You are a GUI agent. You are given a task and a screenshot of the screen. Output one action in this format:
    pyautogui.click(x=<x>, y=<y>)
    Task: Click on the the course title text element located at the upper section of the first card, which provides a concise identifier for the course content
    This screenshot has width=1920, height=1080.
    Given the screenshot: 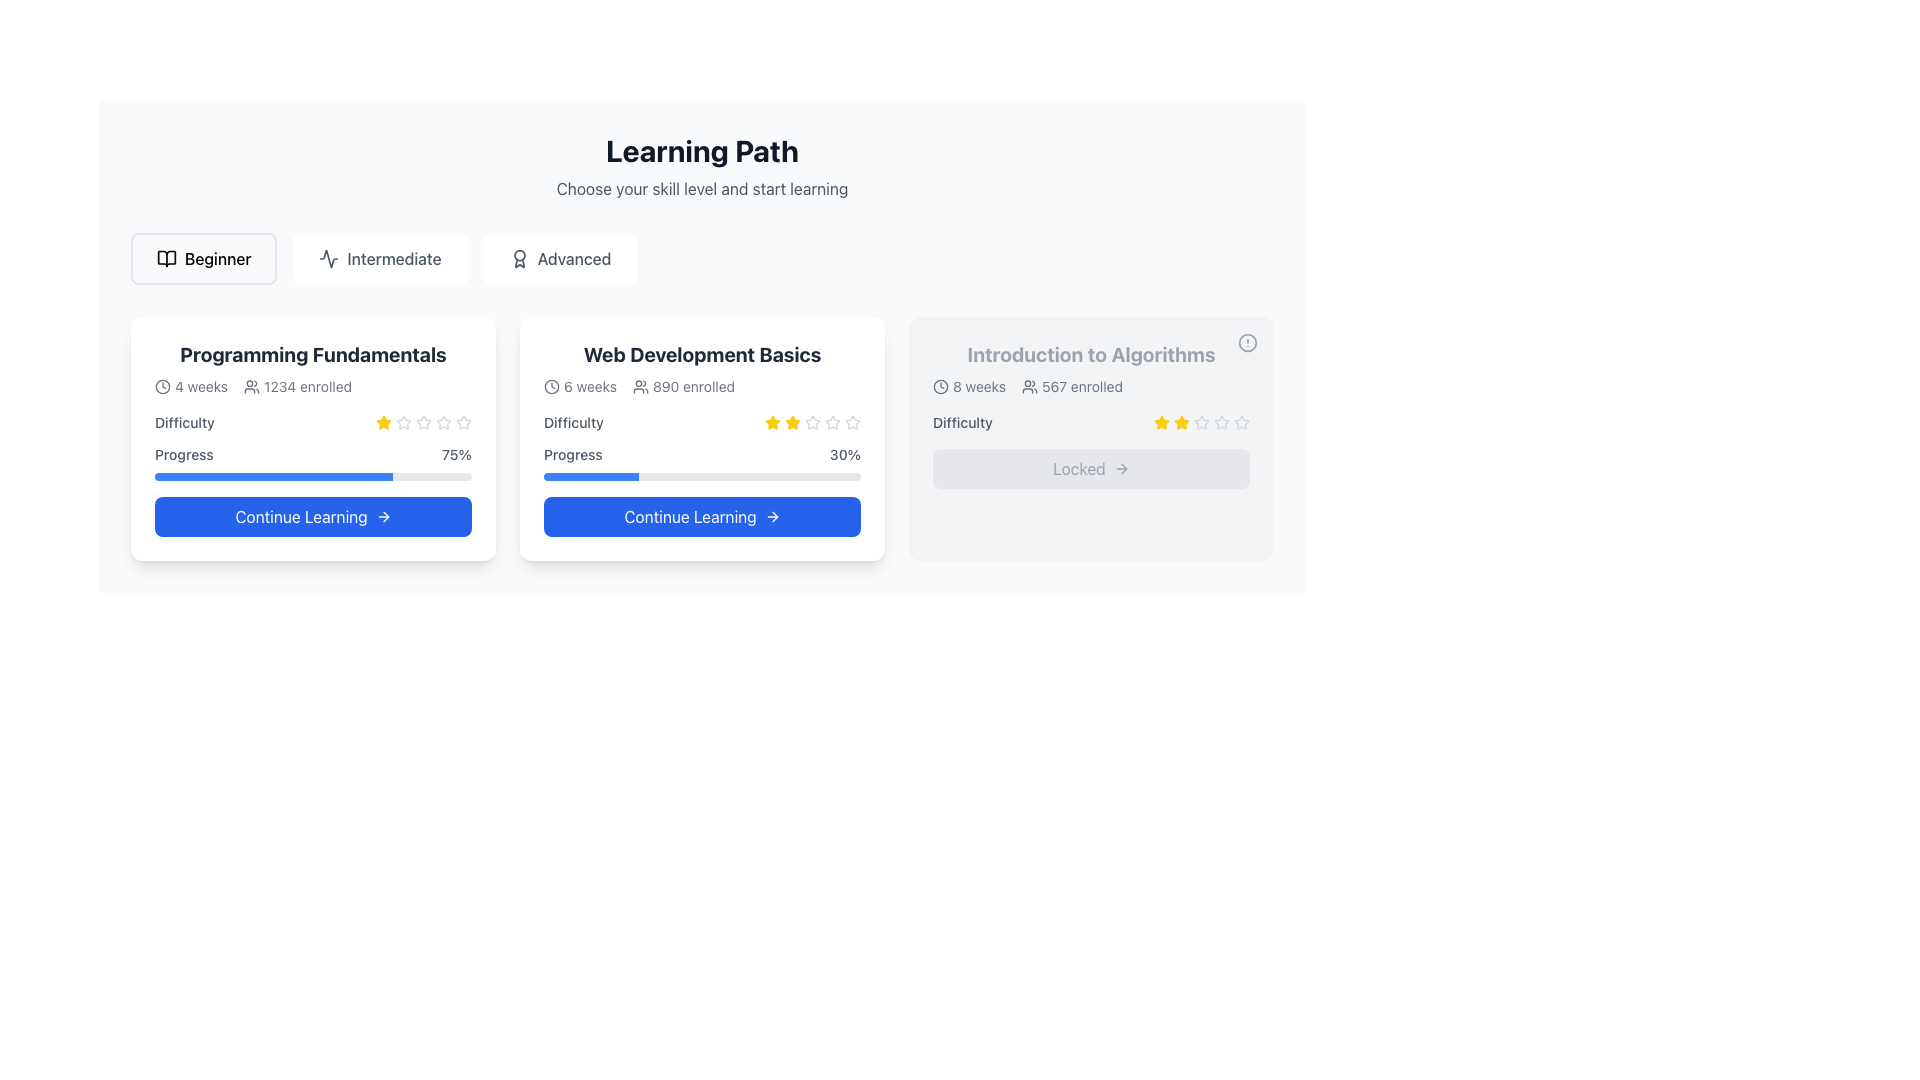 What is the action you would take?
    pyautogui.click(x=312, y=353)
    